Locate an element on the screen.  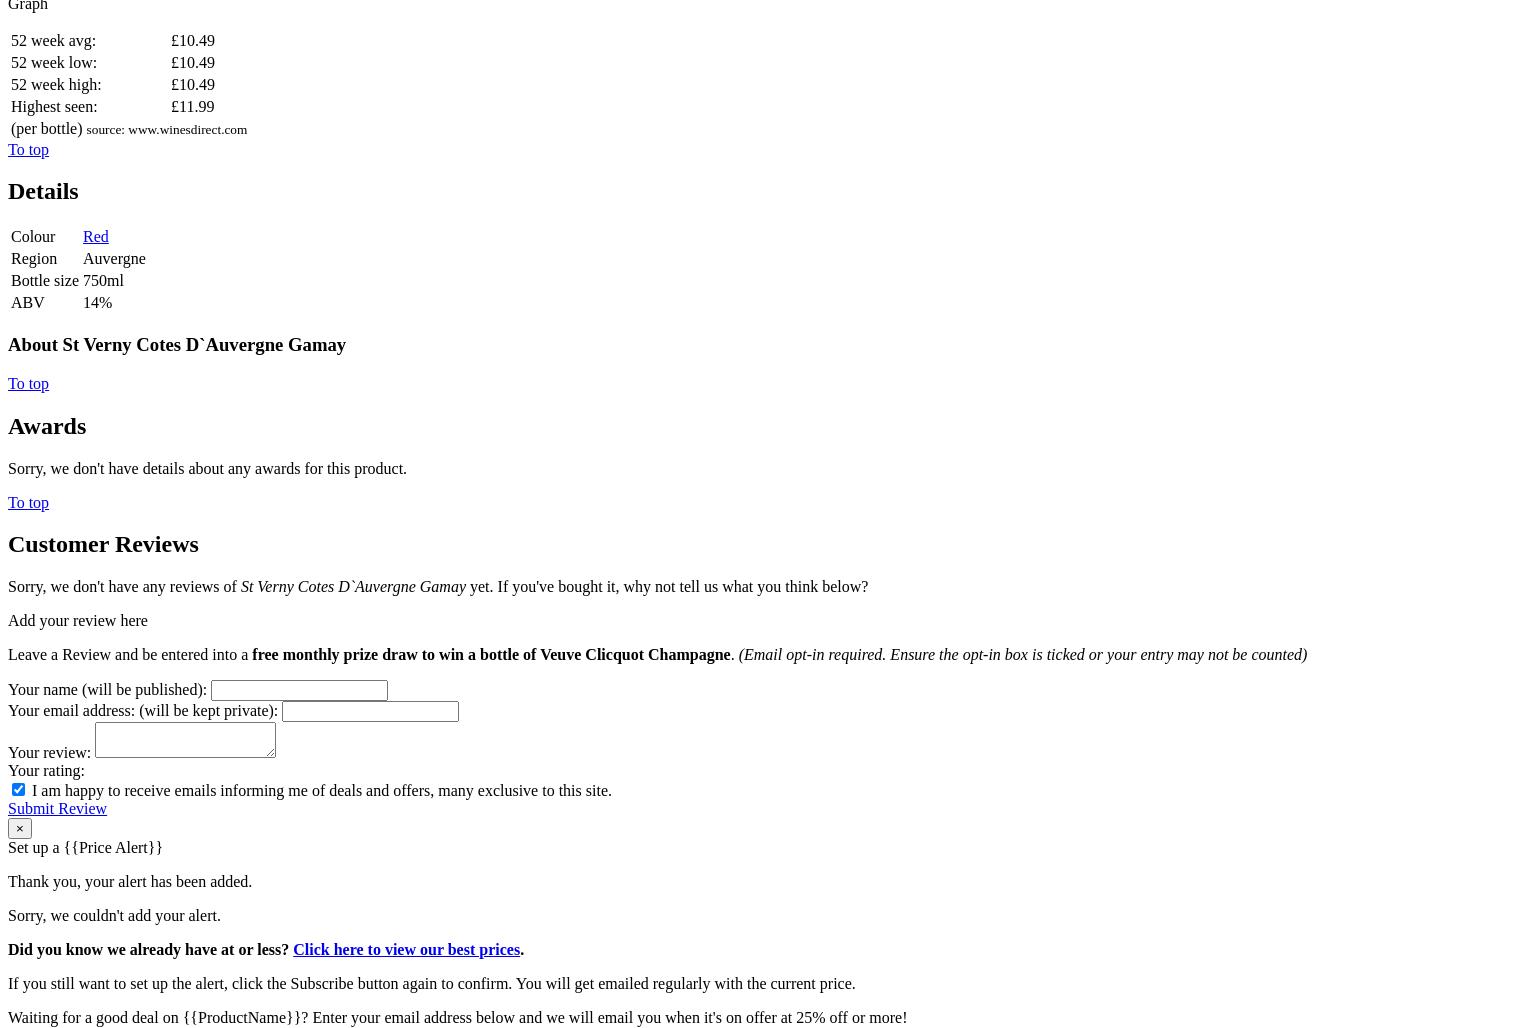
'free monthly prize draw to win a bottle of Veuve Clicquot Champagne' is located at coordinates (490, 654).